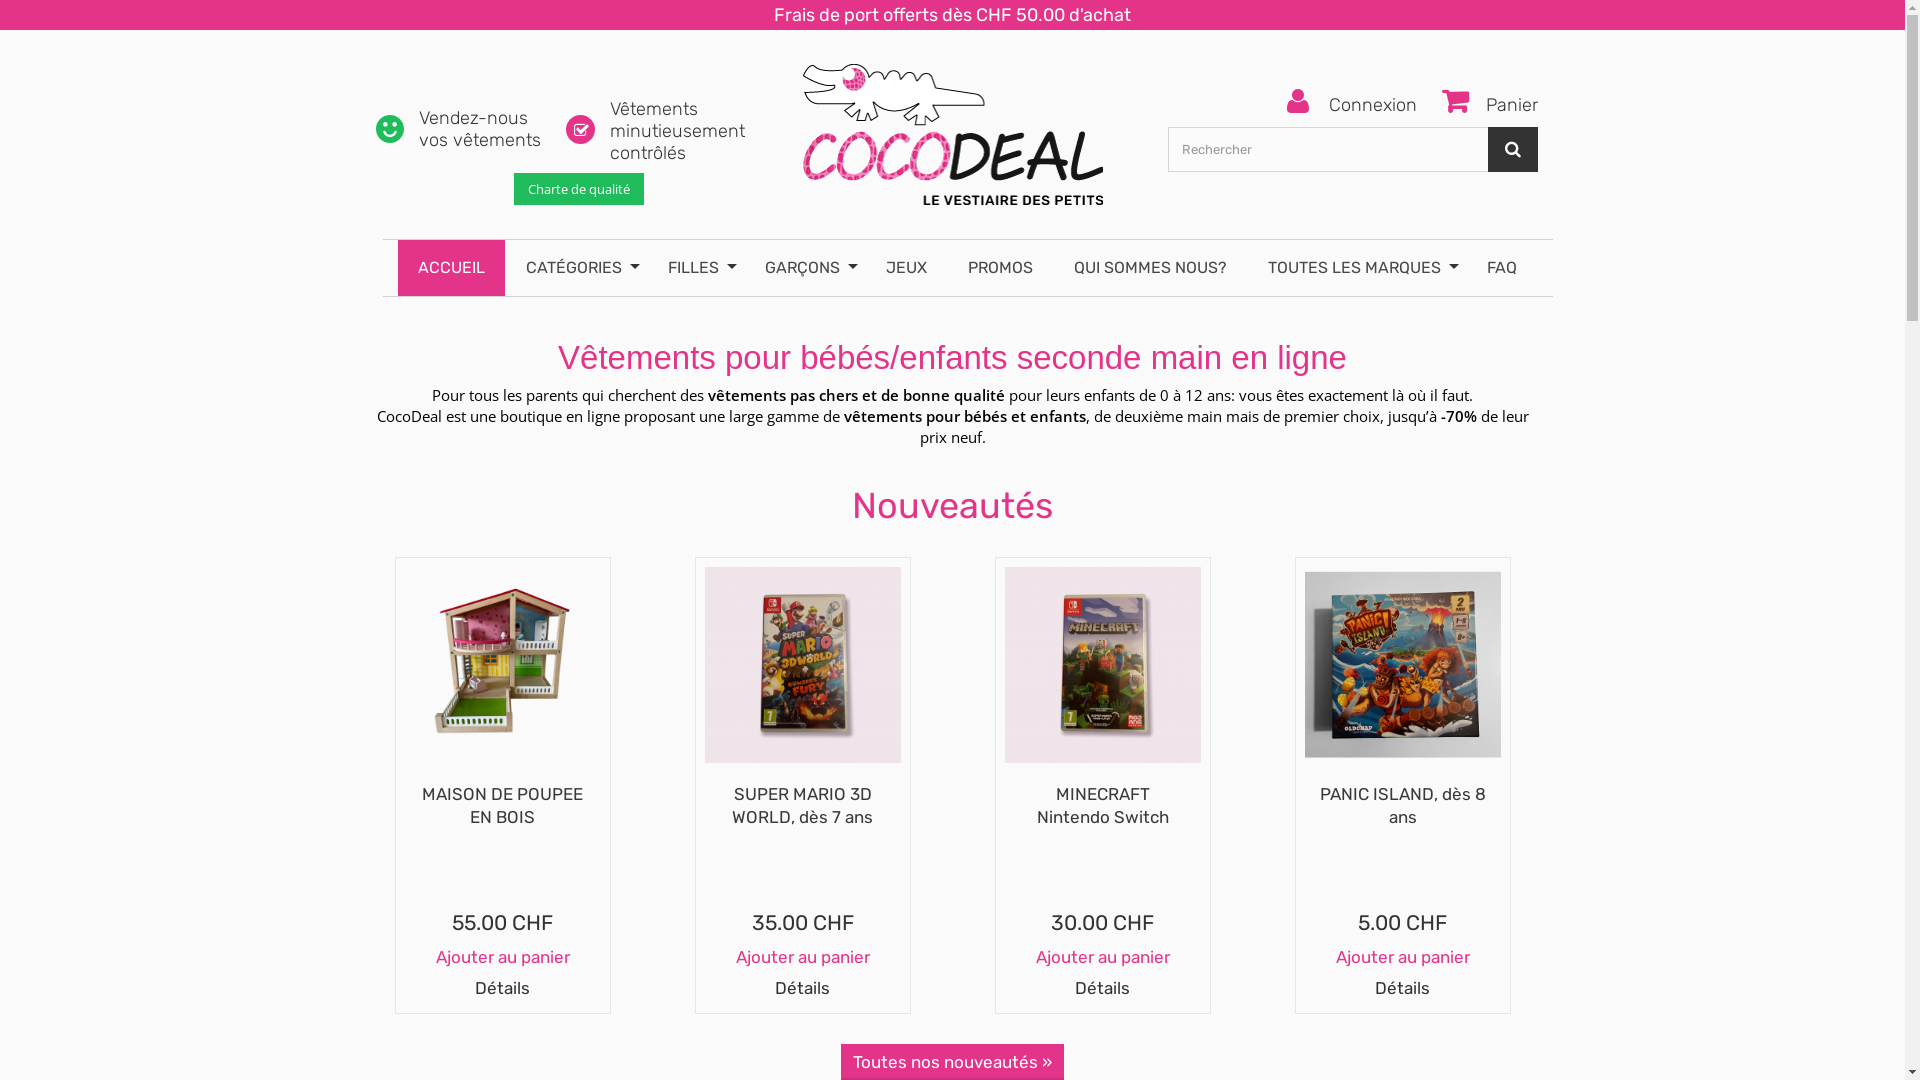  What do you see at coordinates (1000, 266) in the screenshot?
I see `'PROMOS'` at bounding box center [1000, 266].